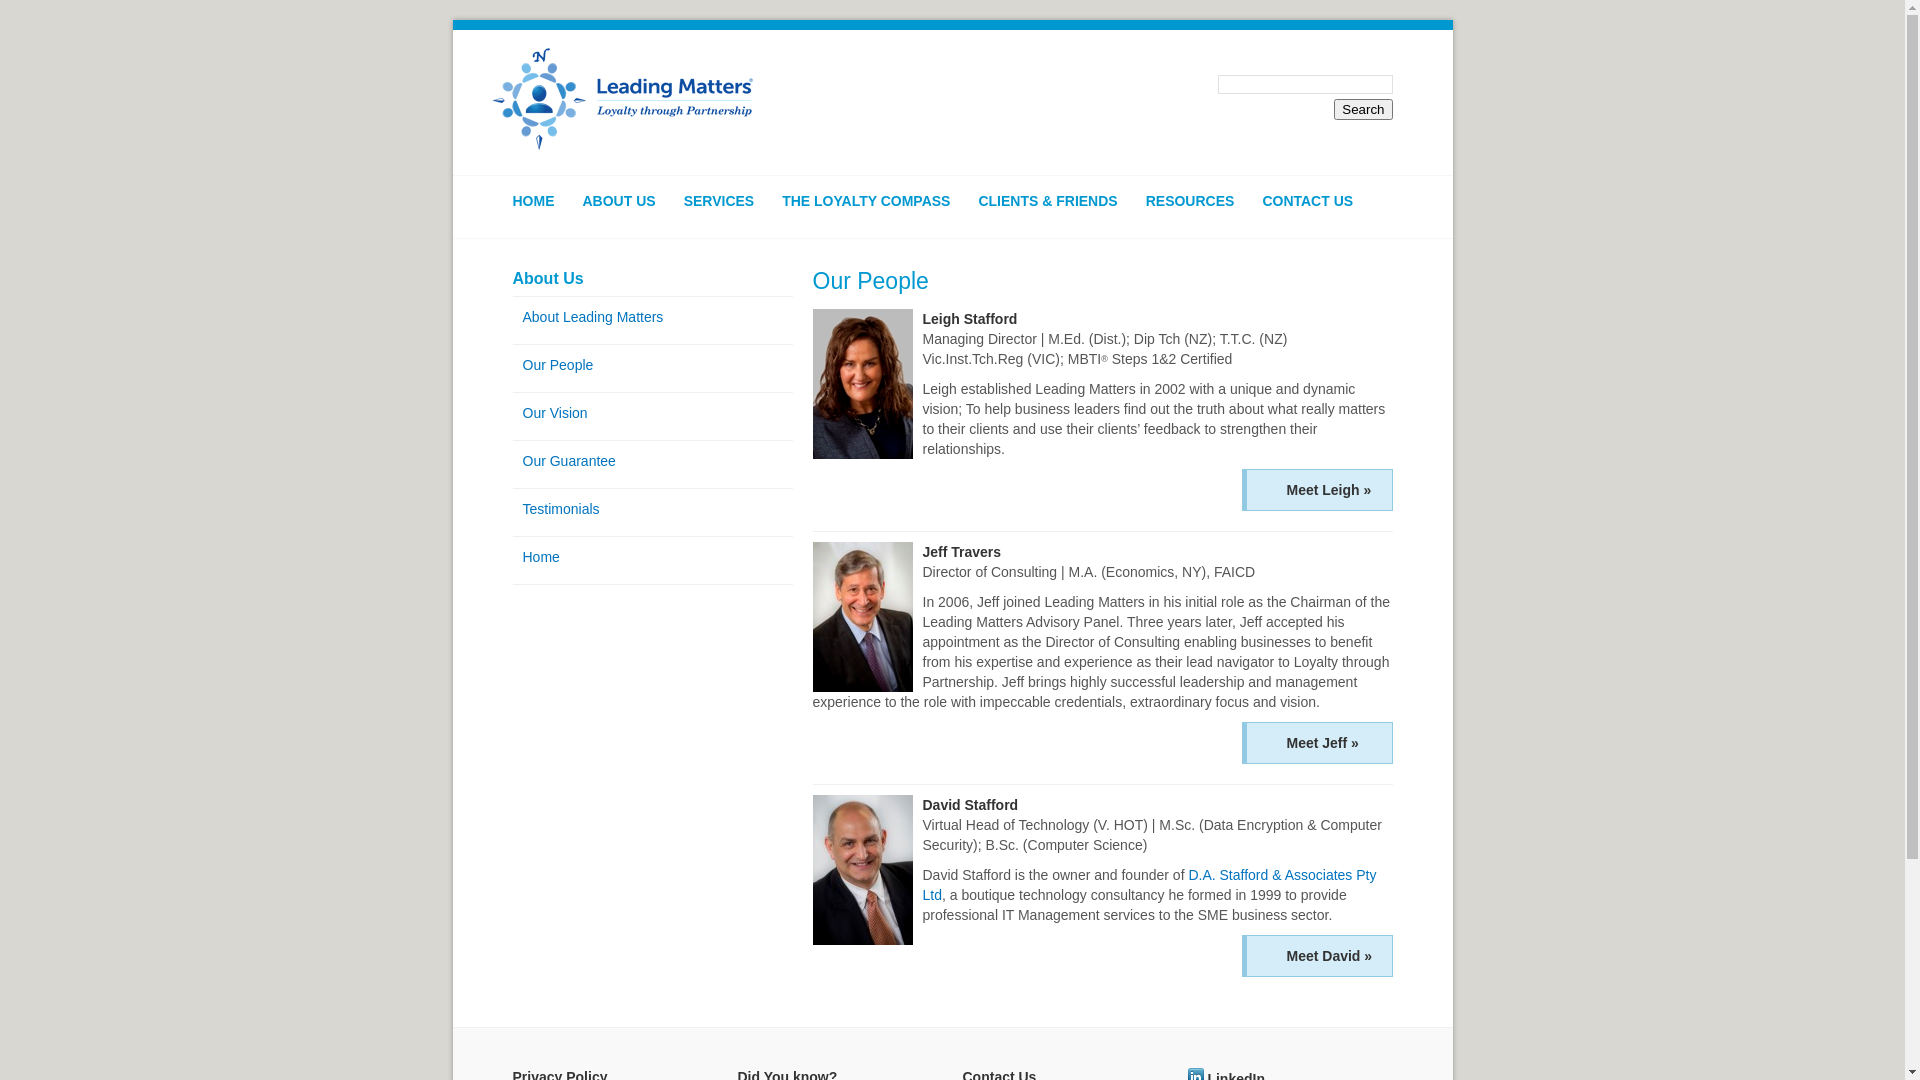 Image resolution: width=1920 pixels, height=1080 pixels. I want to click on 'HOME', so click(542, 211).